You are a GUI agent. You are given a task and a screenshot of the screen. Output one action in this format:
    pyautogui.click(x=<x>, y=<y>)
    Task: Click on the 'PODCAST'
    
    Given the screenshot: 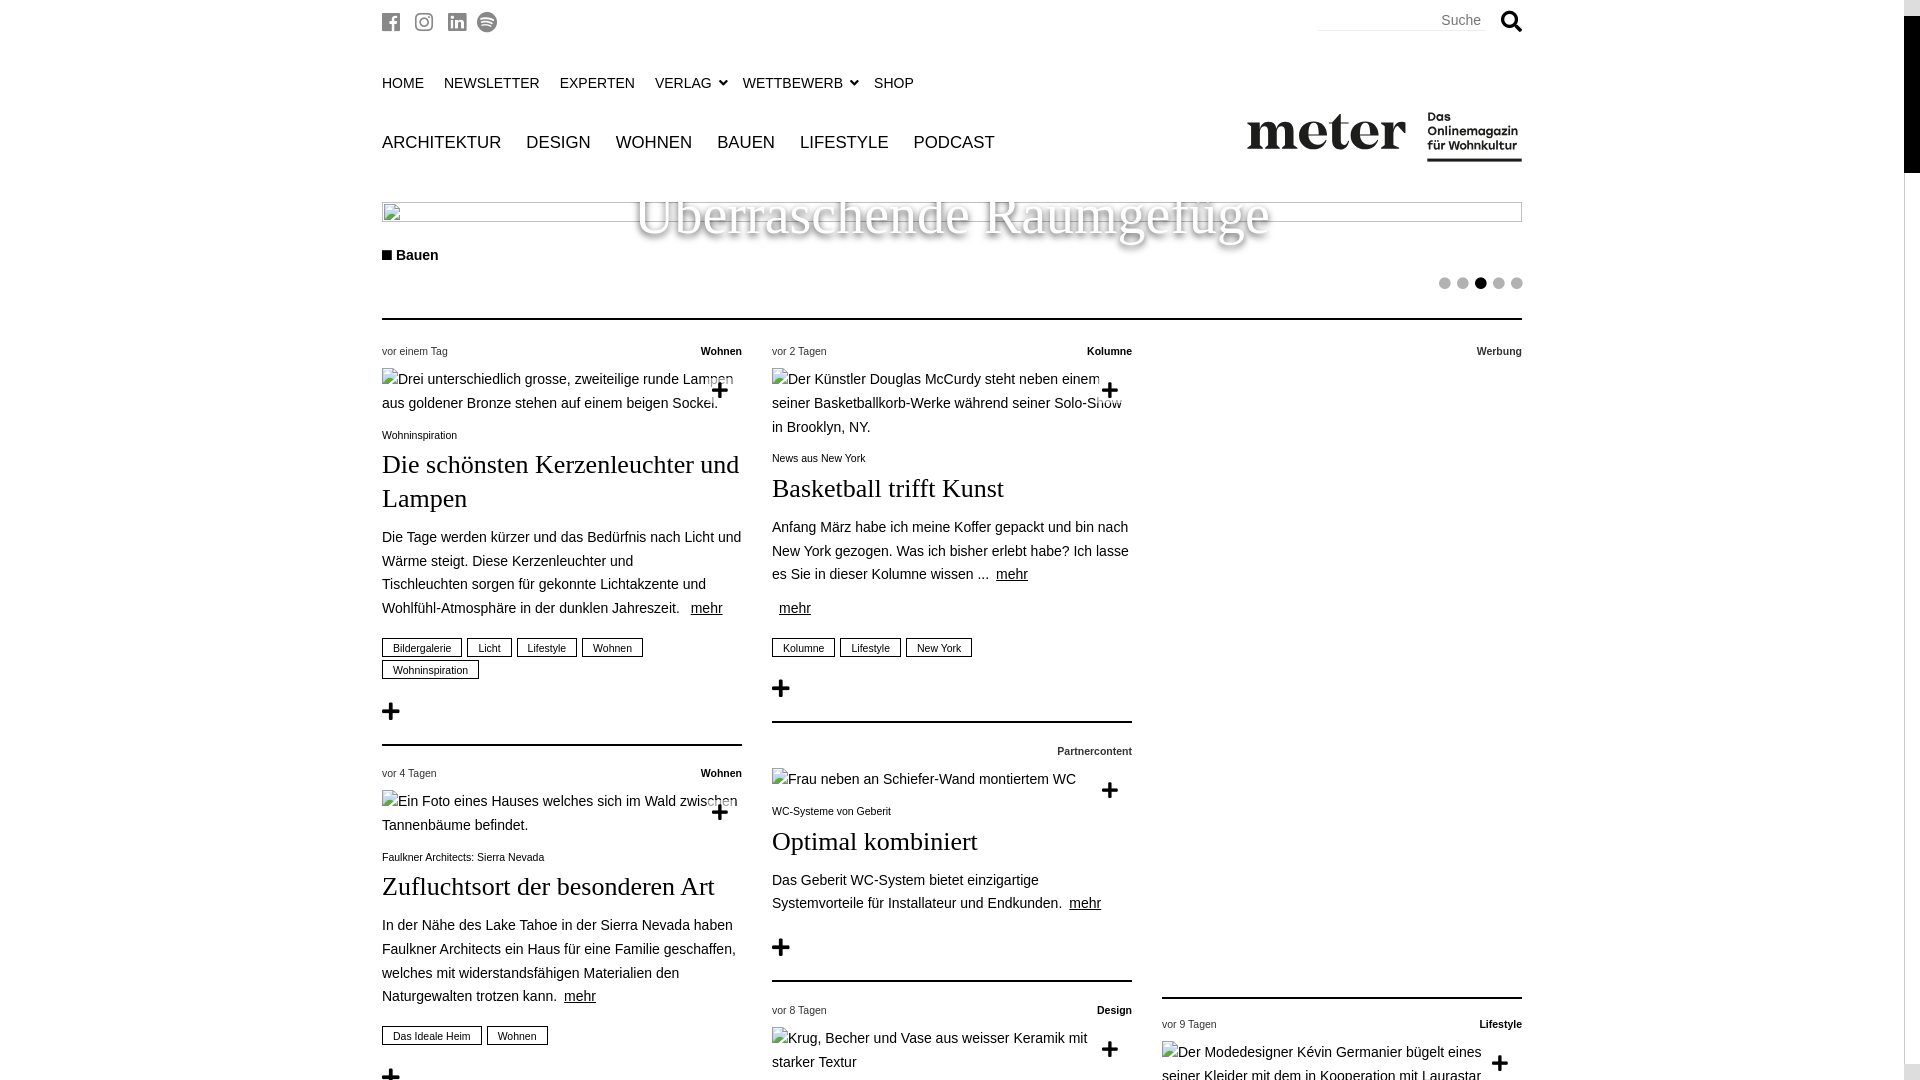 What is the action you would take?
    pyautogui.click(x=953, y=142)
    